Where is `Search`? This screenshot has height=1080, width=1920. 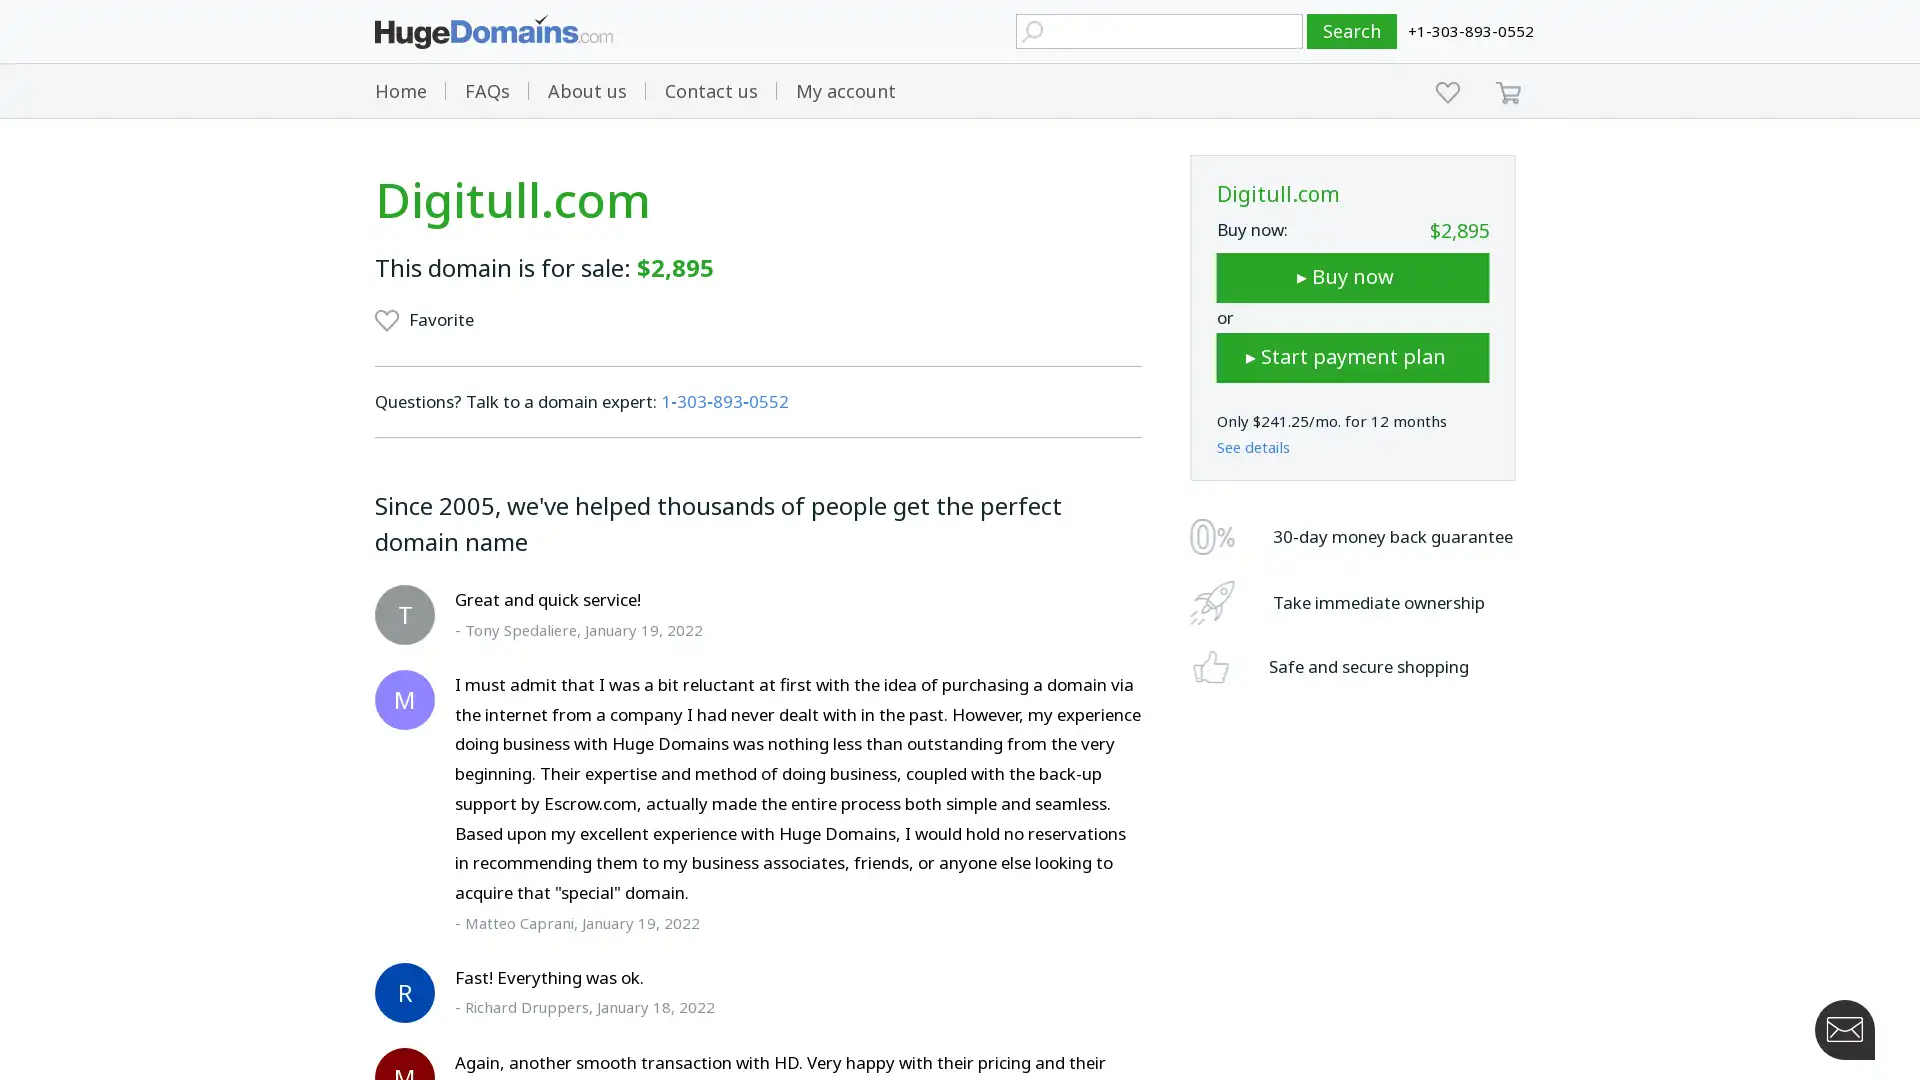 Search is located at coordinates (1352, 31).